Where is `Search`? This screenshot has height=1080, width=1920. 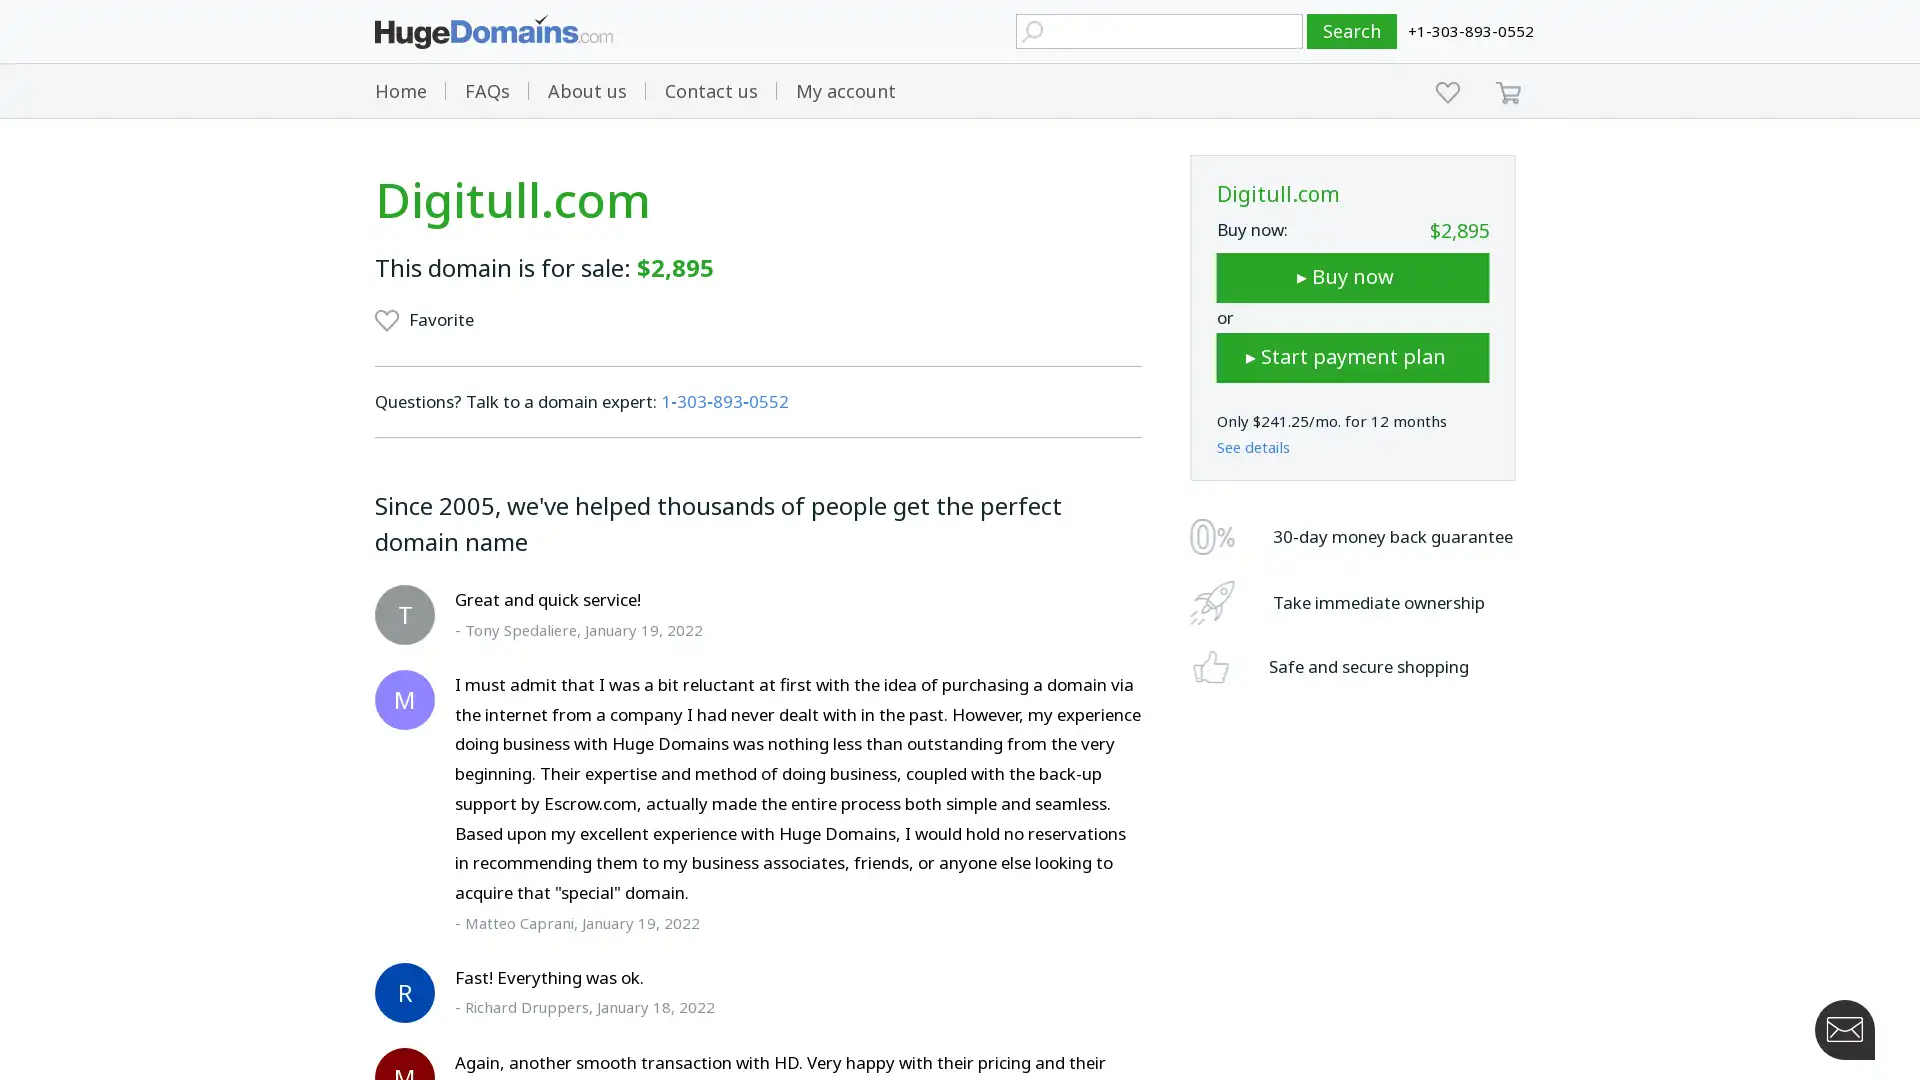 Search is located at coordinates (1352, 31).